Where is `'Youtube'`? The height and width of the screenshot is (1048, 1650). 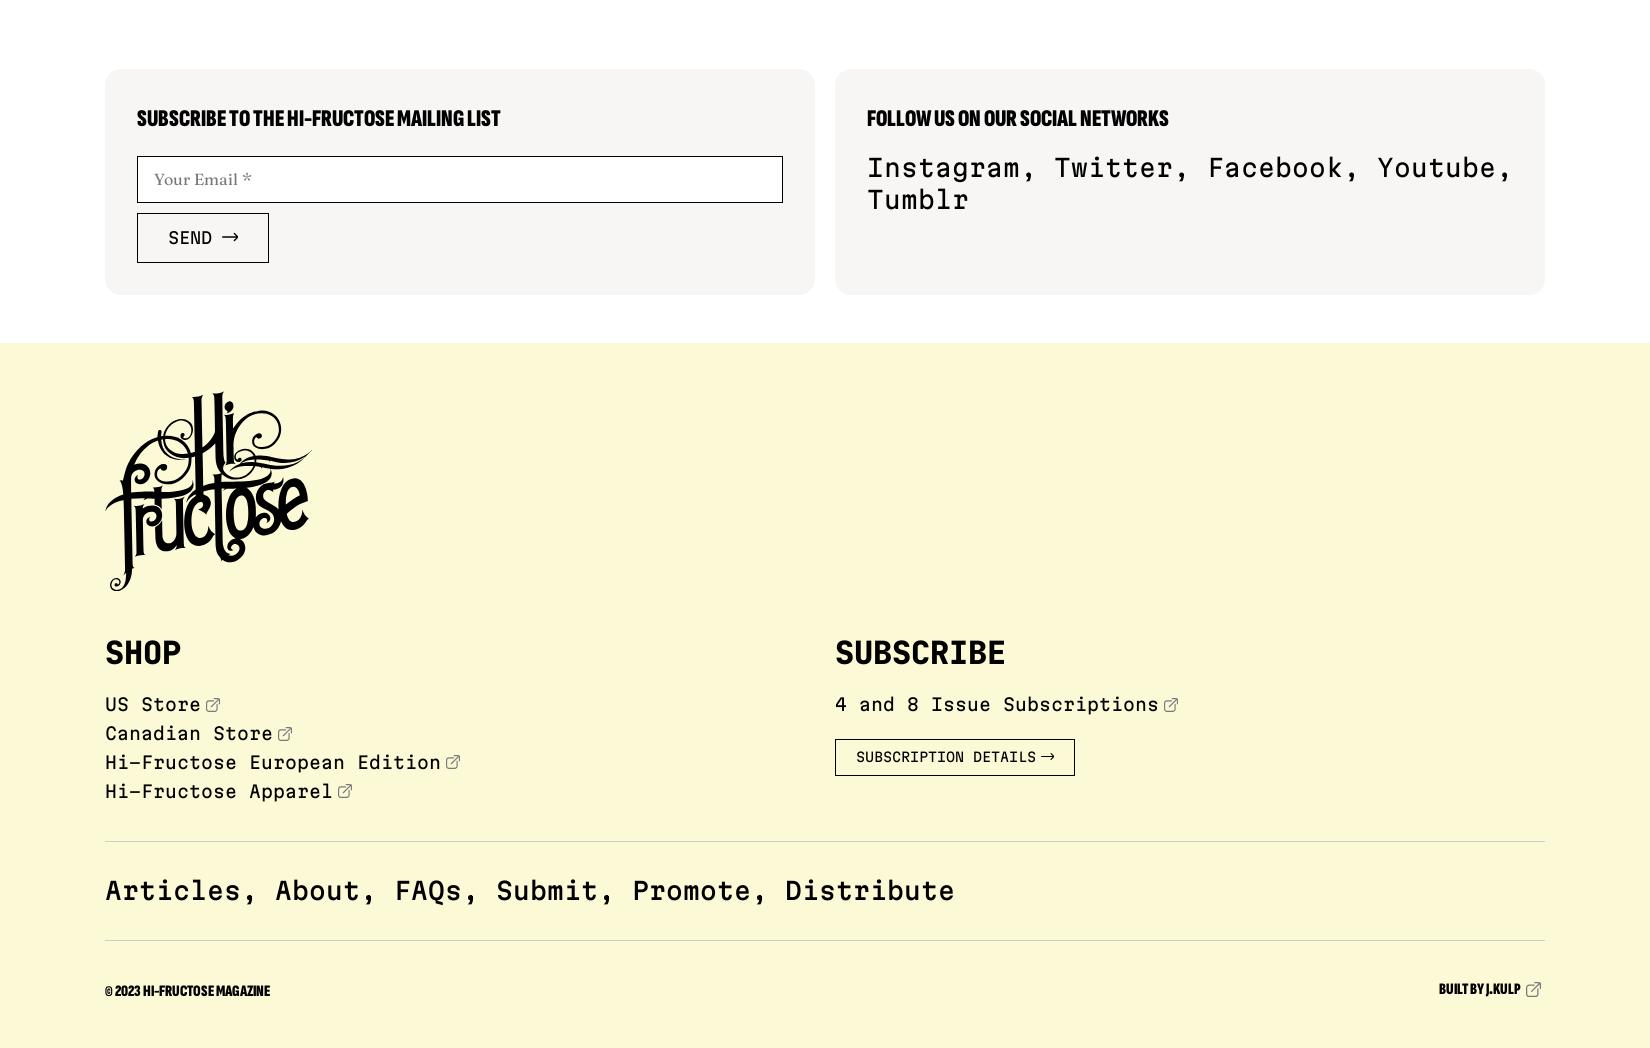 'Youtube' is located at coordinates (1435, 167).